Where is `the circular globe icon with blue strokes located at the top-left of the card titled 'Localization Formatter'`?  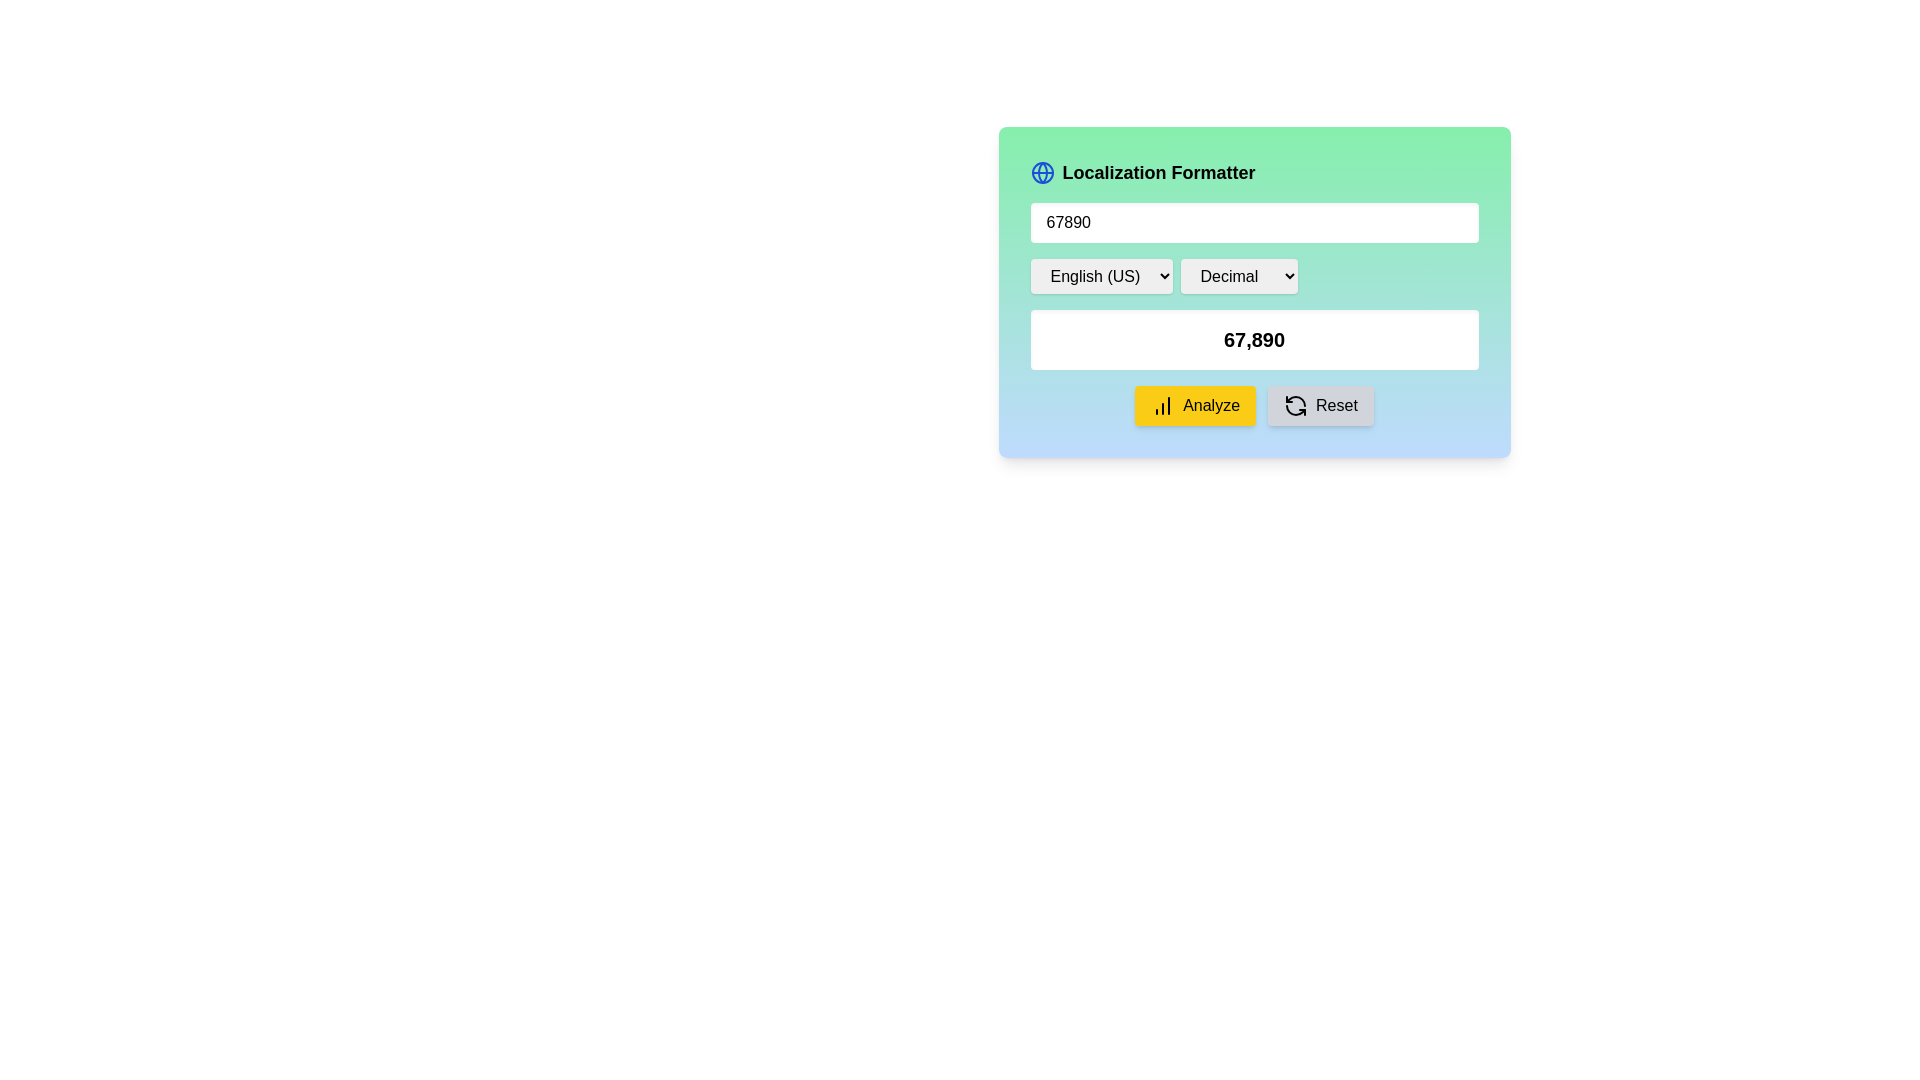 the circular globe icon with blue strokes located at the top-left of the card titled 'Localization Formatter' is located at coordinates (1041, 172).